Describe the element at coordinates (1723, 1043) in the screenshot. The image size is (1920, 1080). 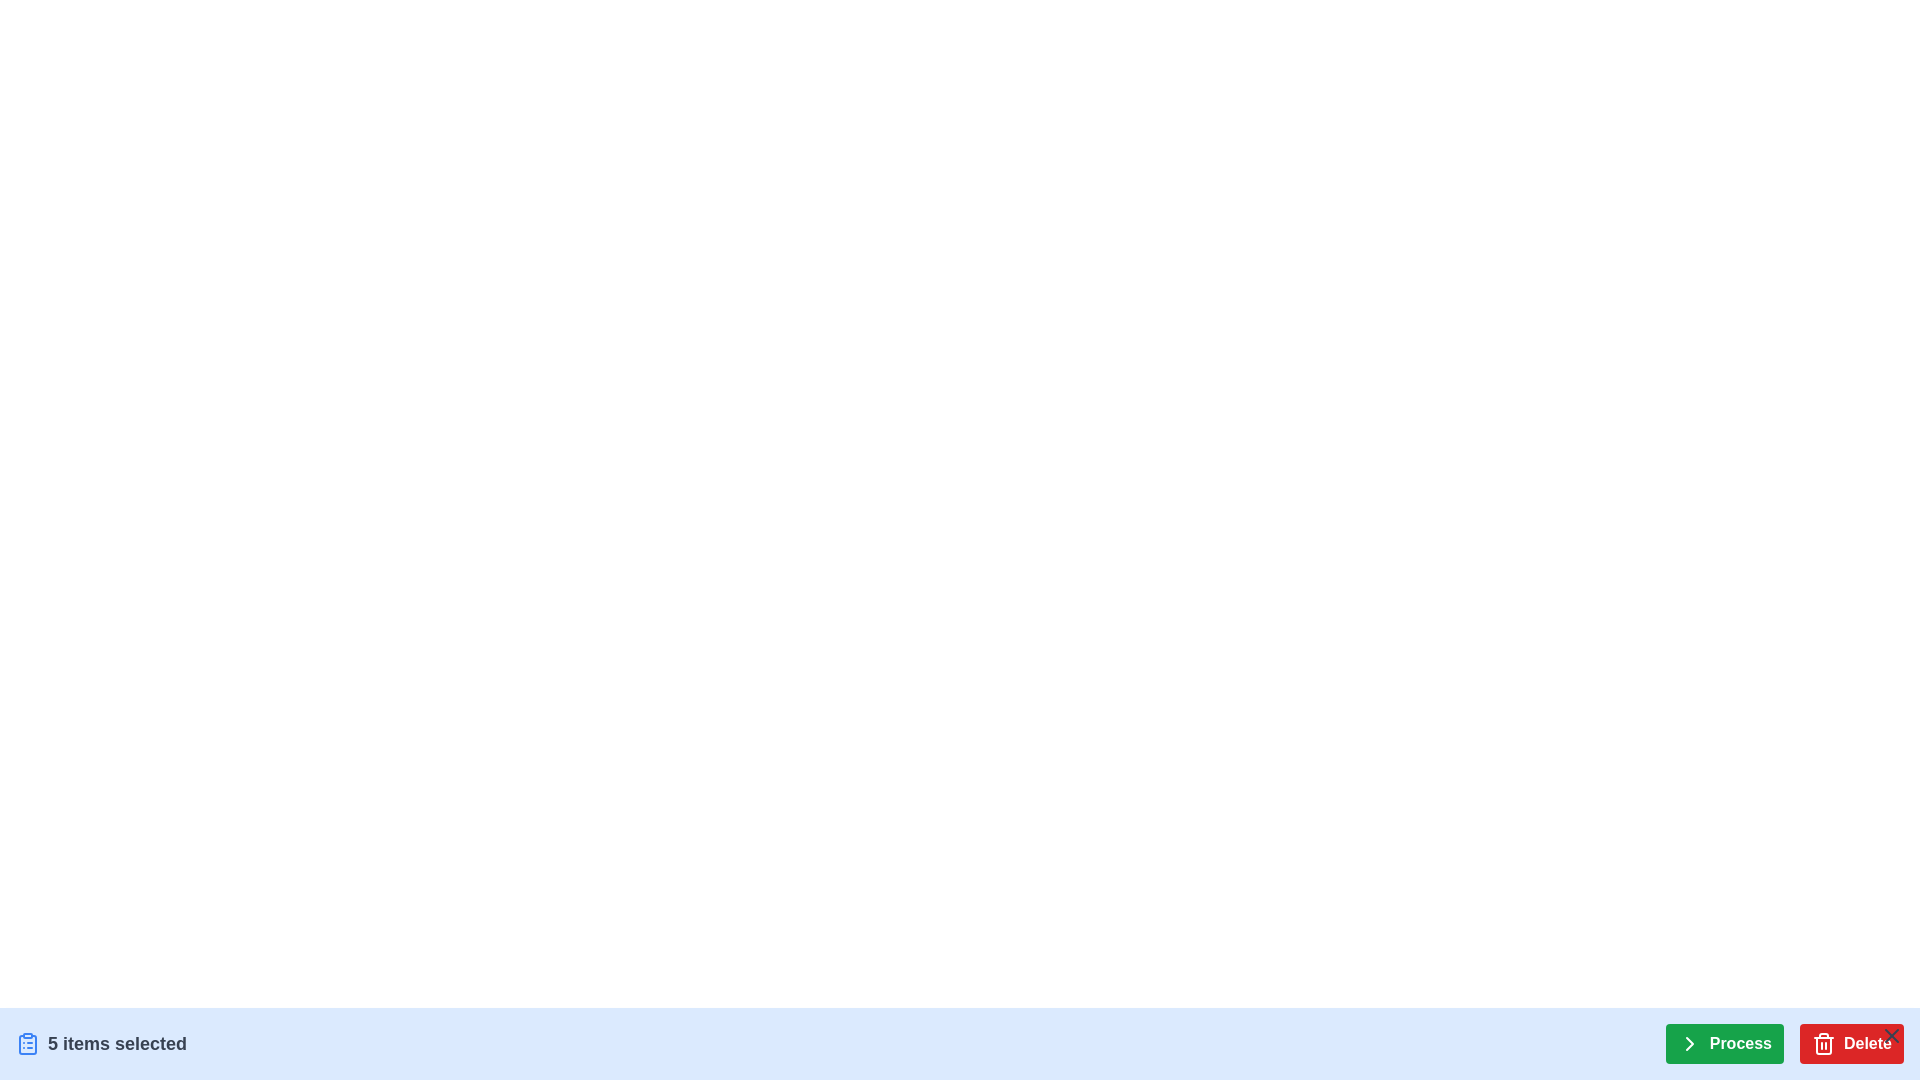
I see `the green 'Process' button with rounded outline, featuring bold white text and a right-facing arrow icon, located near the bottom-right corner of the interface` at that location.